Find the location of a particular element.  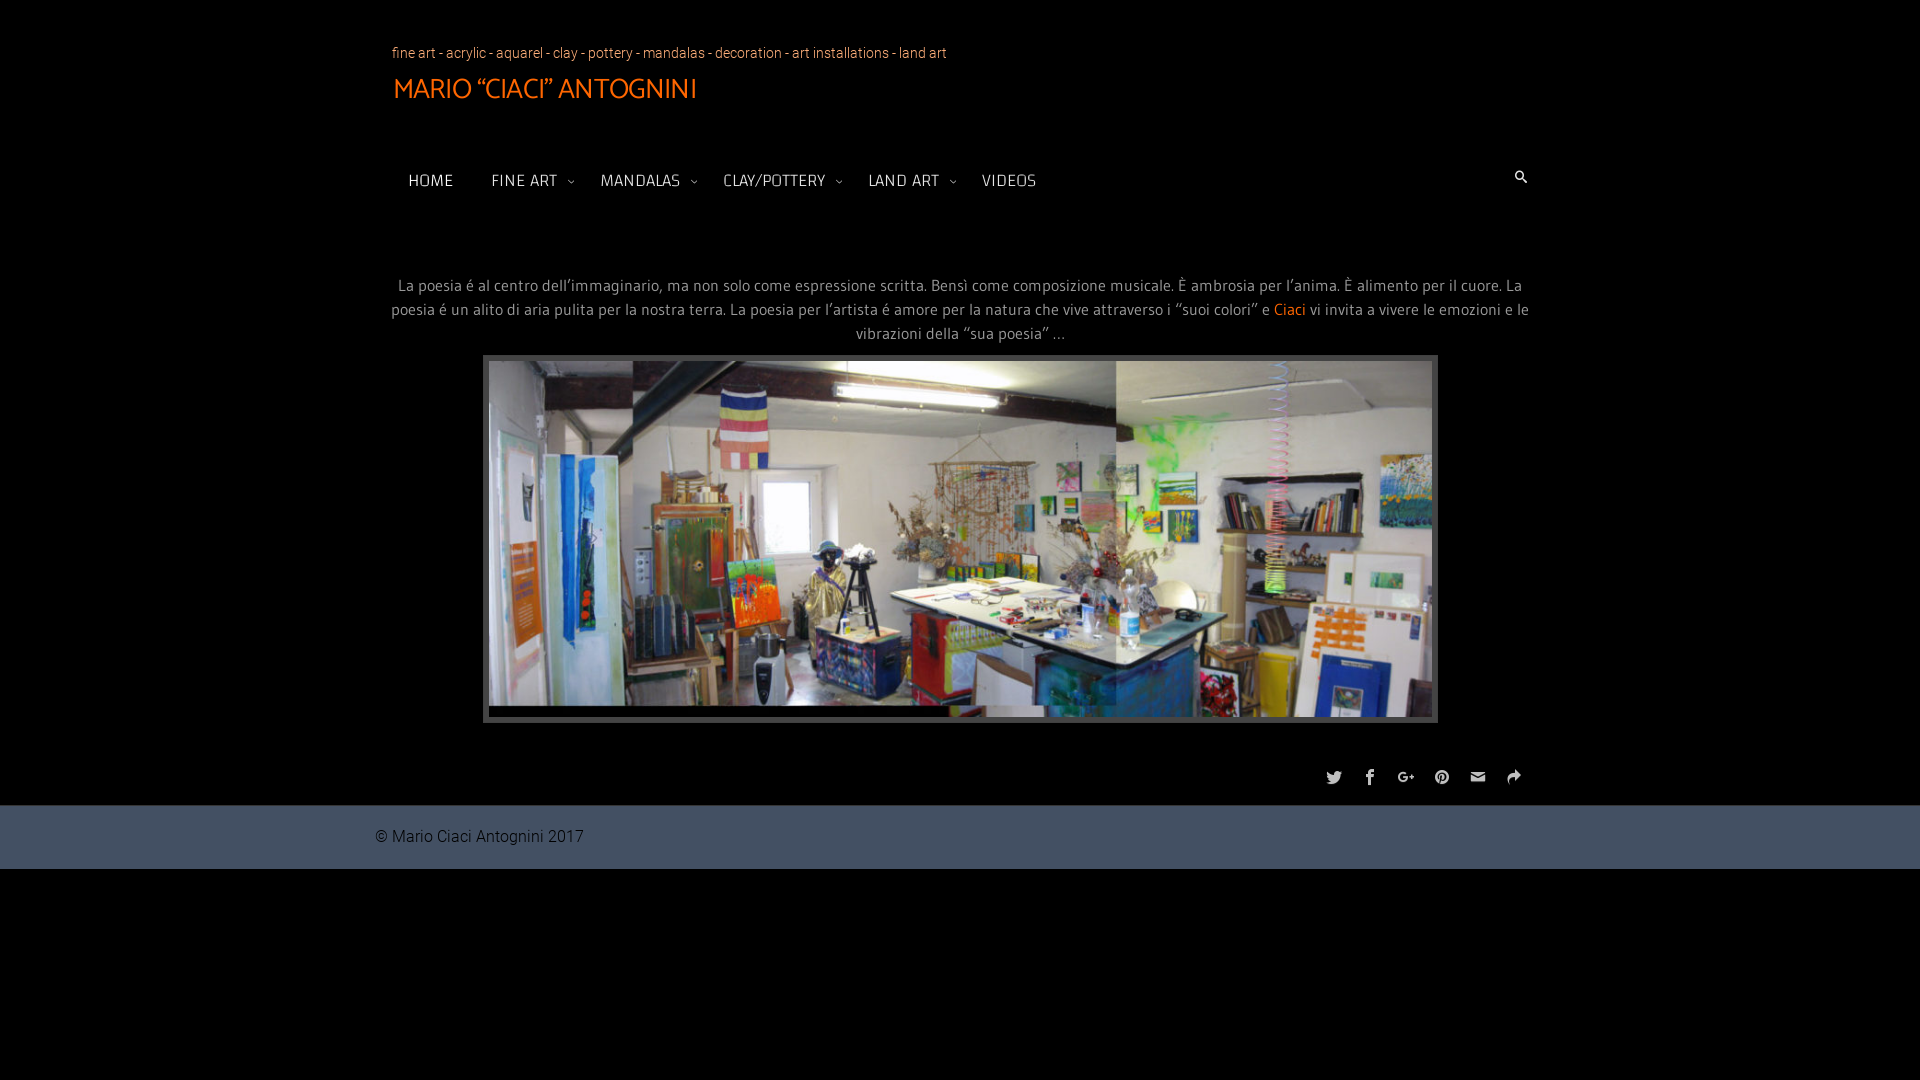

'CLAY/POTTERY' is located at coordinates (776, 180).